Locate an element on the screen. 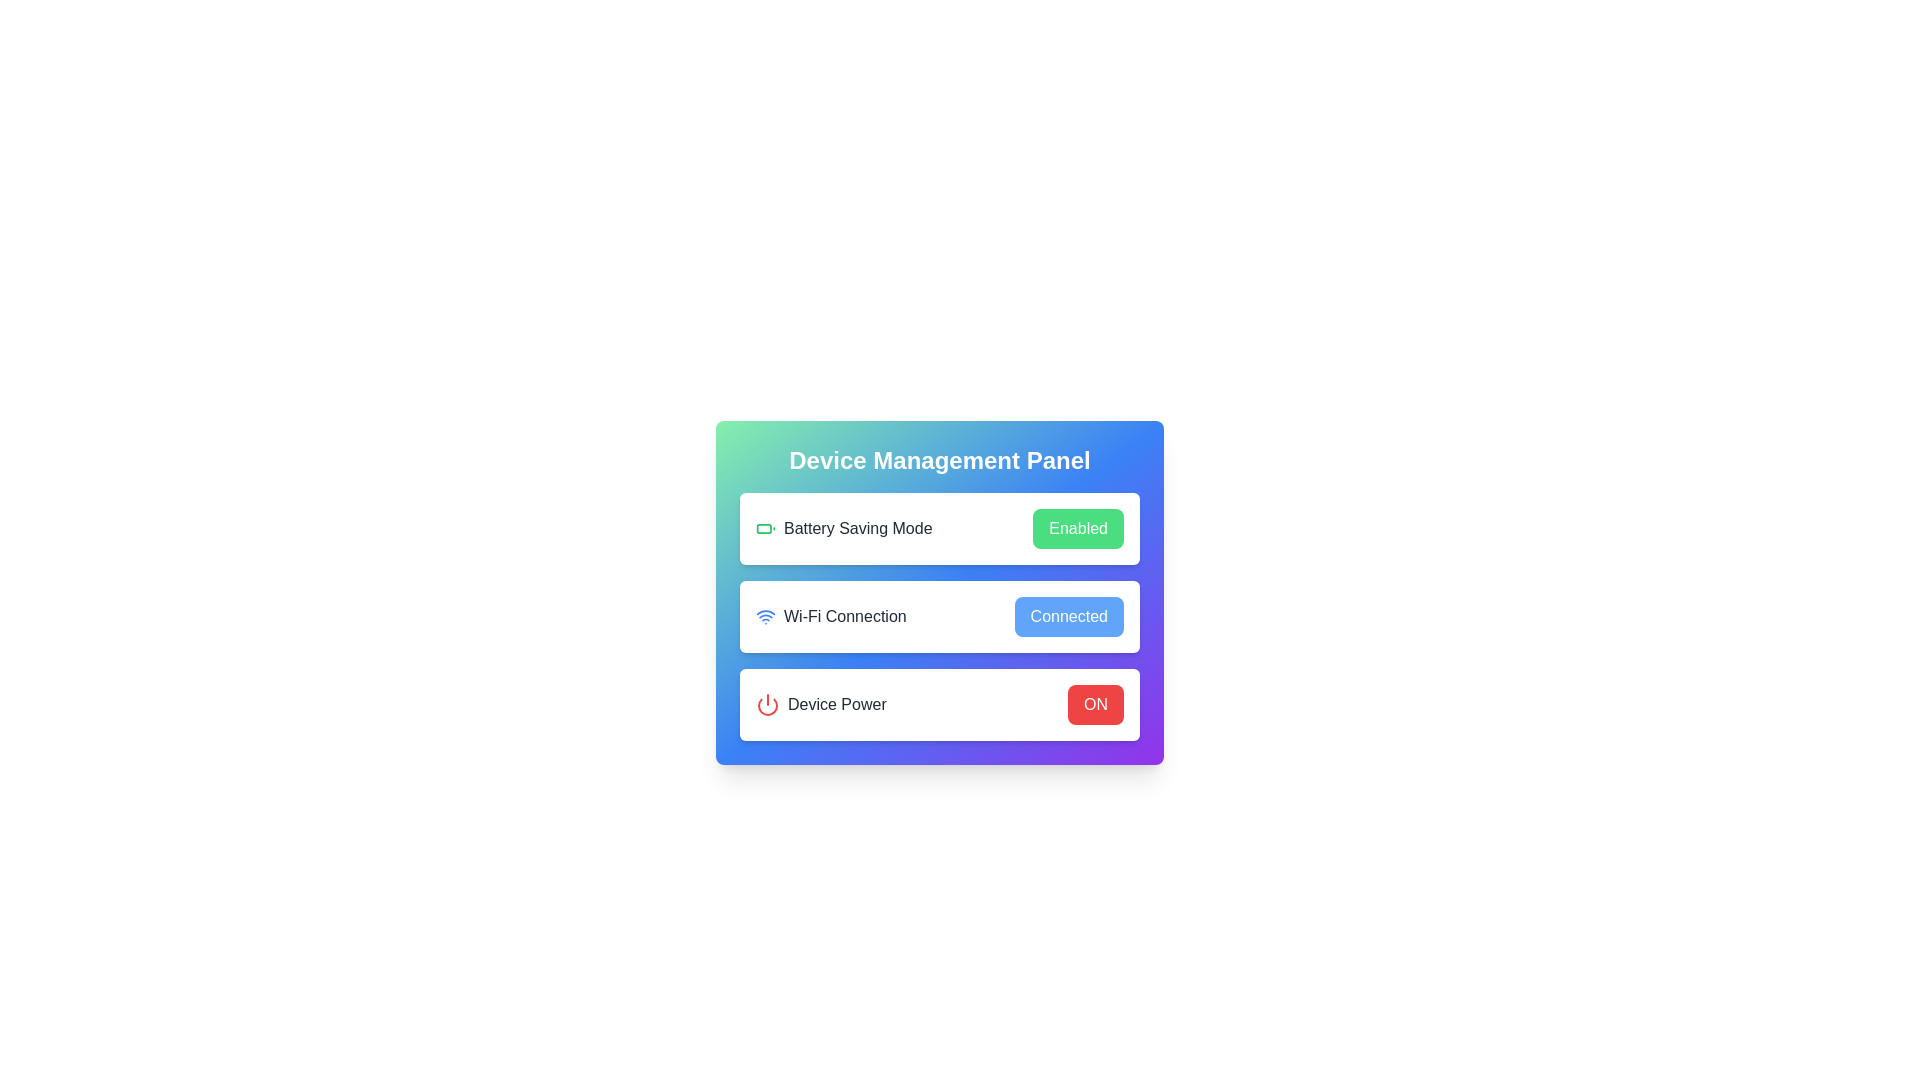 This screenshot has width=1920, height=1080. the rectangular button with rounded corners, bold red background, and white text 'ON' for keyboard interaction is located at coordinates (1094, 704).